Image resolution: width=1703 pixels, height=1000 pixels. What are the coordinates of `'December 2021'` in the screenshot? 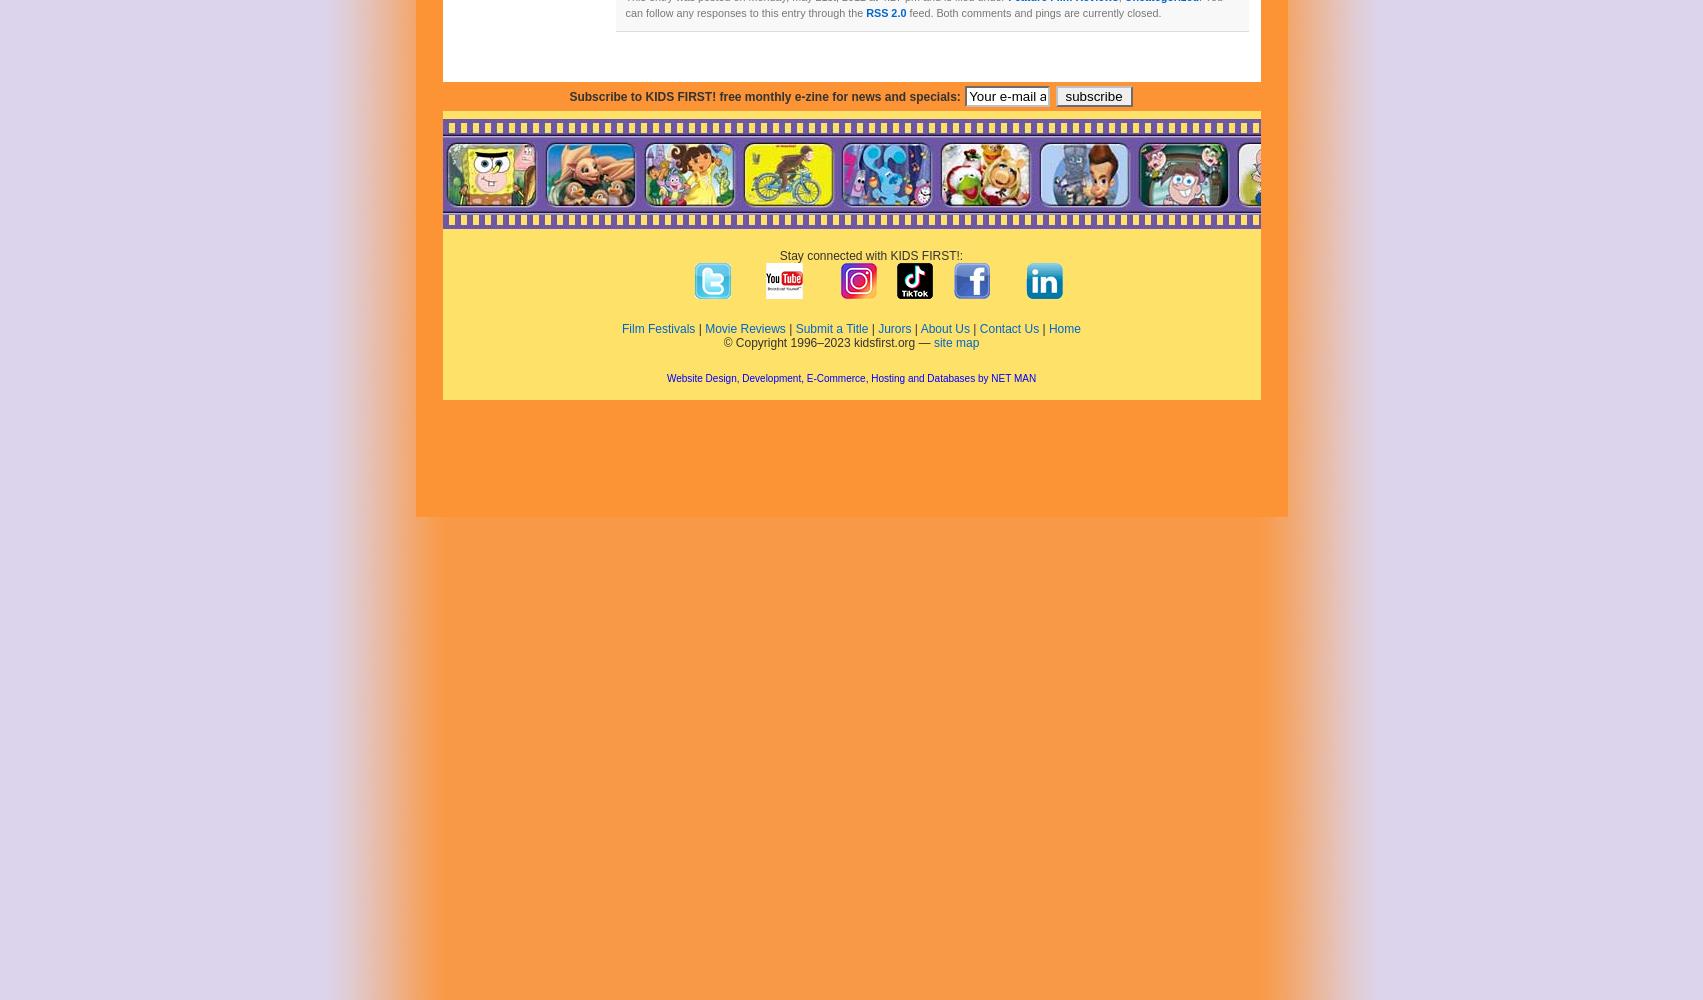 It's located at (474, 127).